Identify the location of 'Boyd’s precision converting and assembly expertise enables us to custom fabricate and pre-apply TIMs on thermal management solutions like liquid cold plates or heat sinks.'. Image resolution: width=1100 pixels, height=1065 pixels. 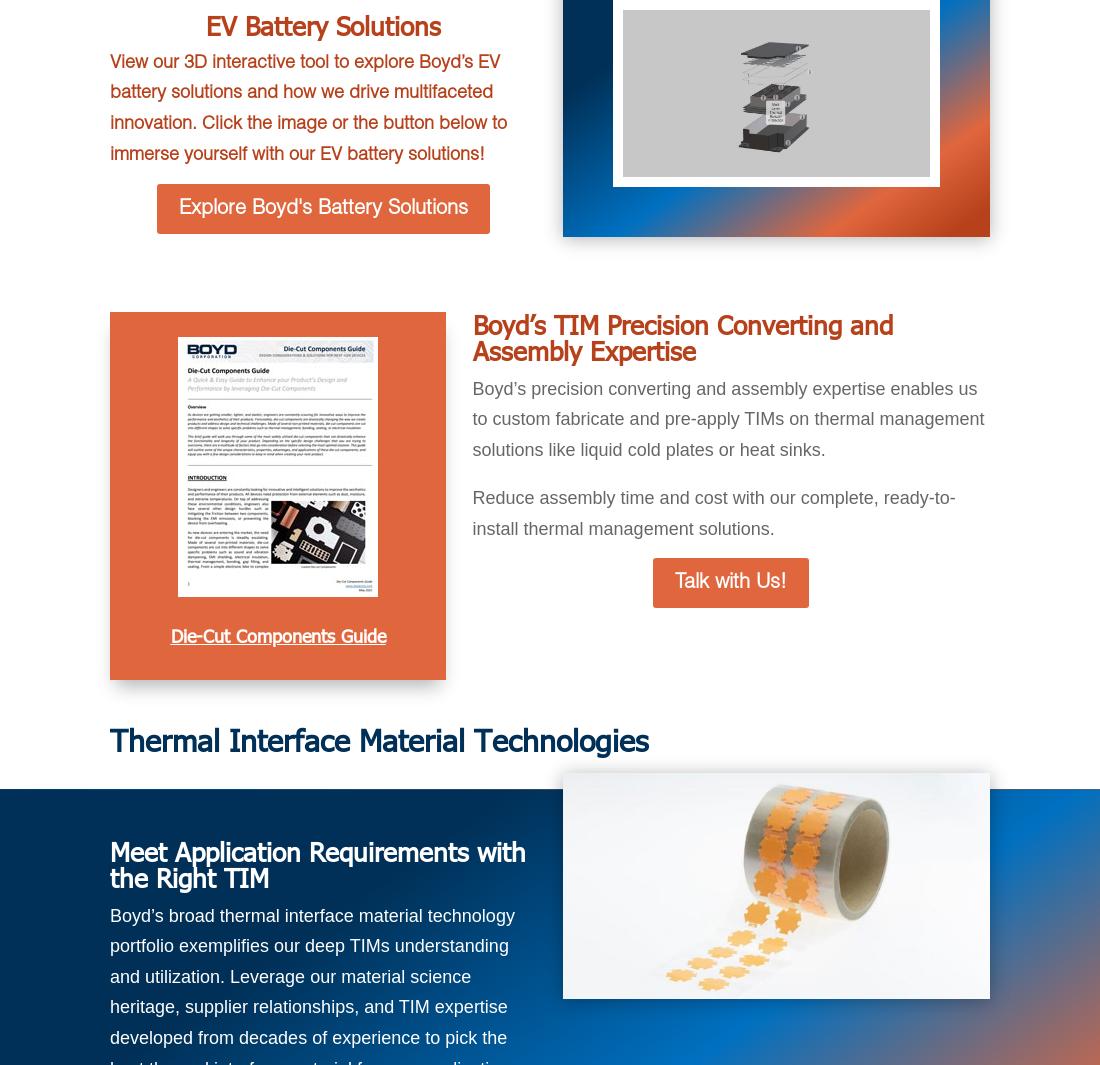
(471, 417).